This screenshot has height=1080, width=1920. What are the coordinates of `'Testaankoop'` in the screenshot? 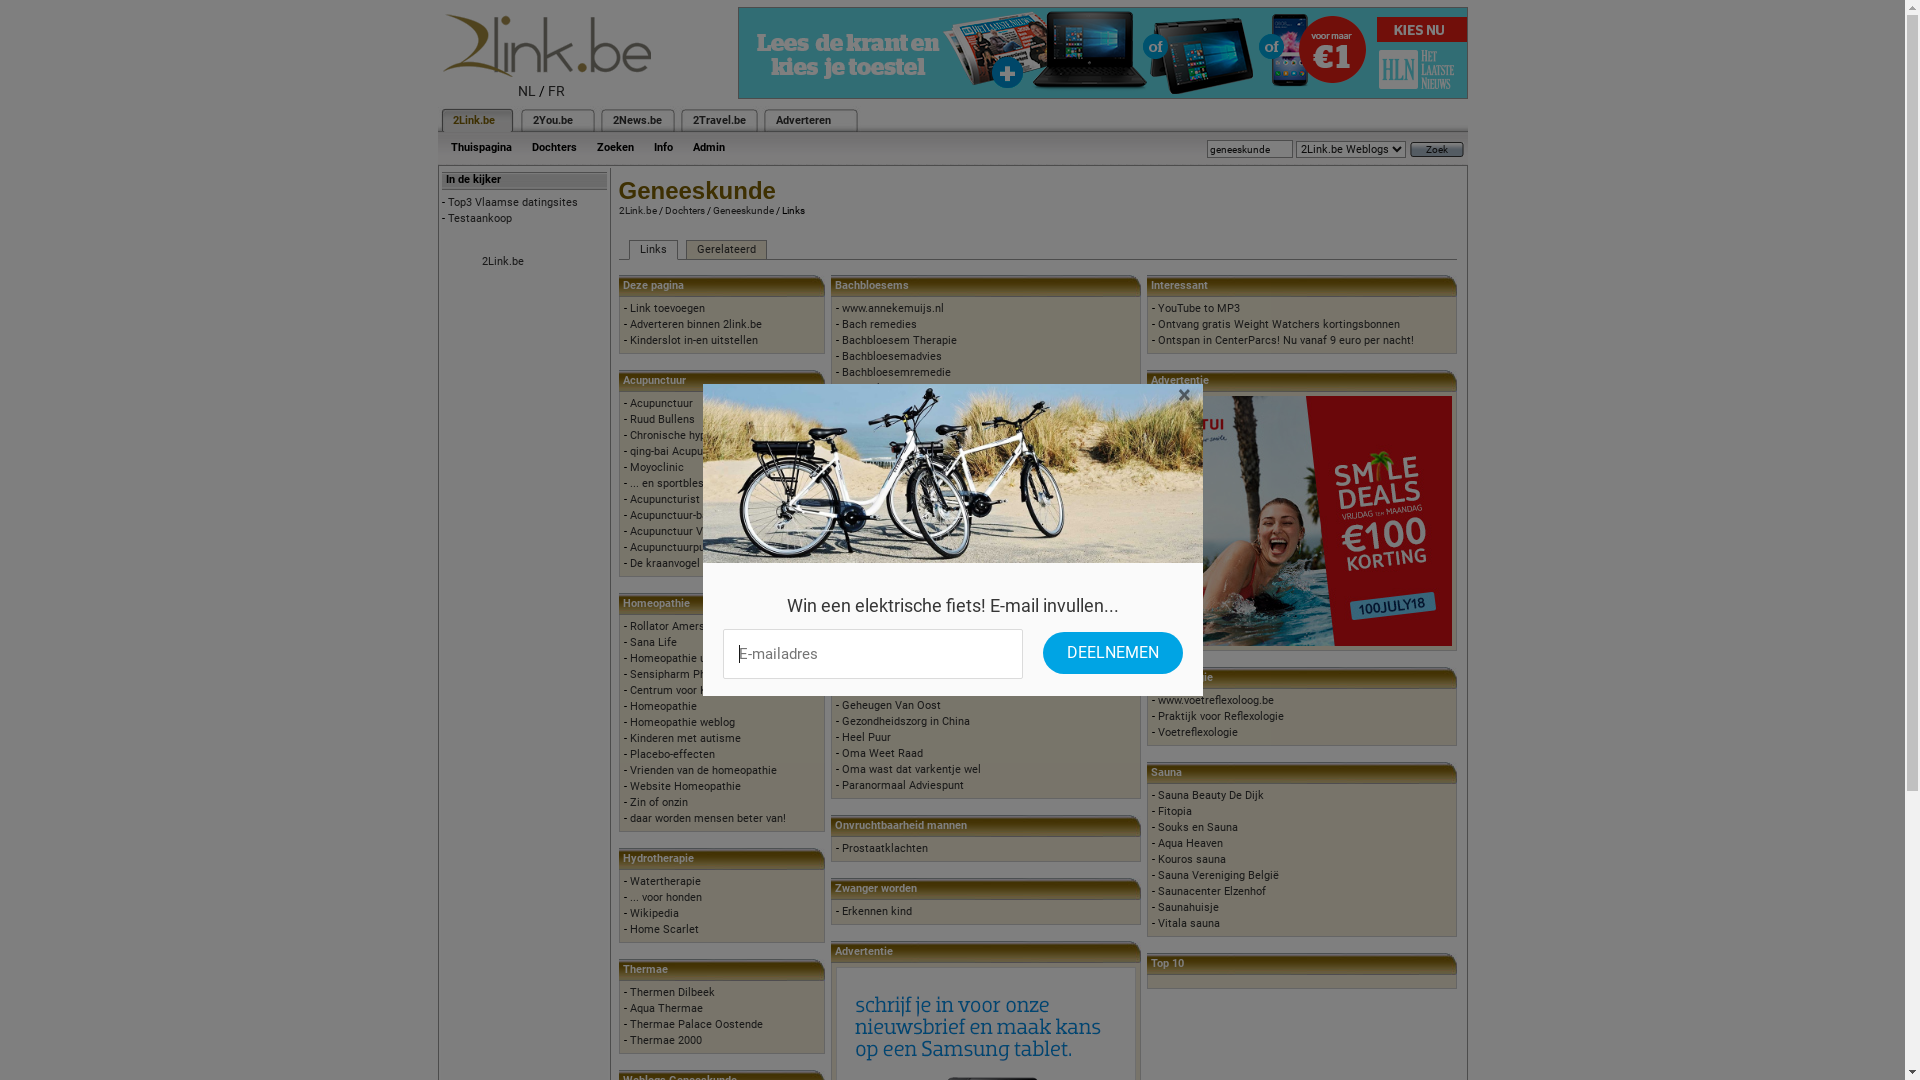 It's located at (446, 218).